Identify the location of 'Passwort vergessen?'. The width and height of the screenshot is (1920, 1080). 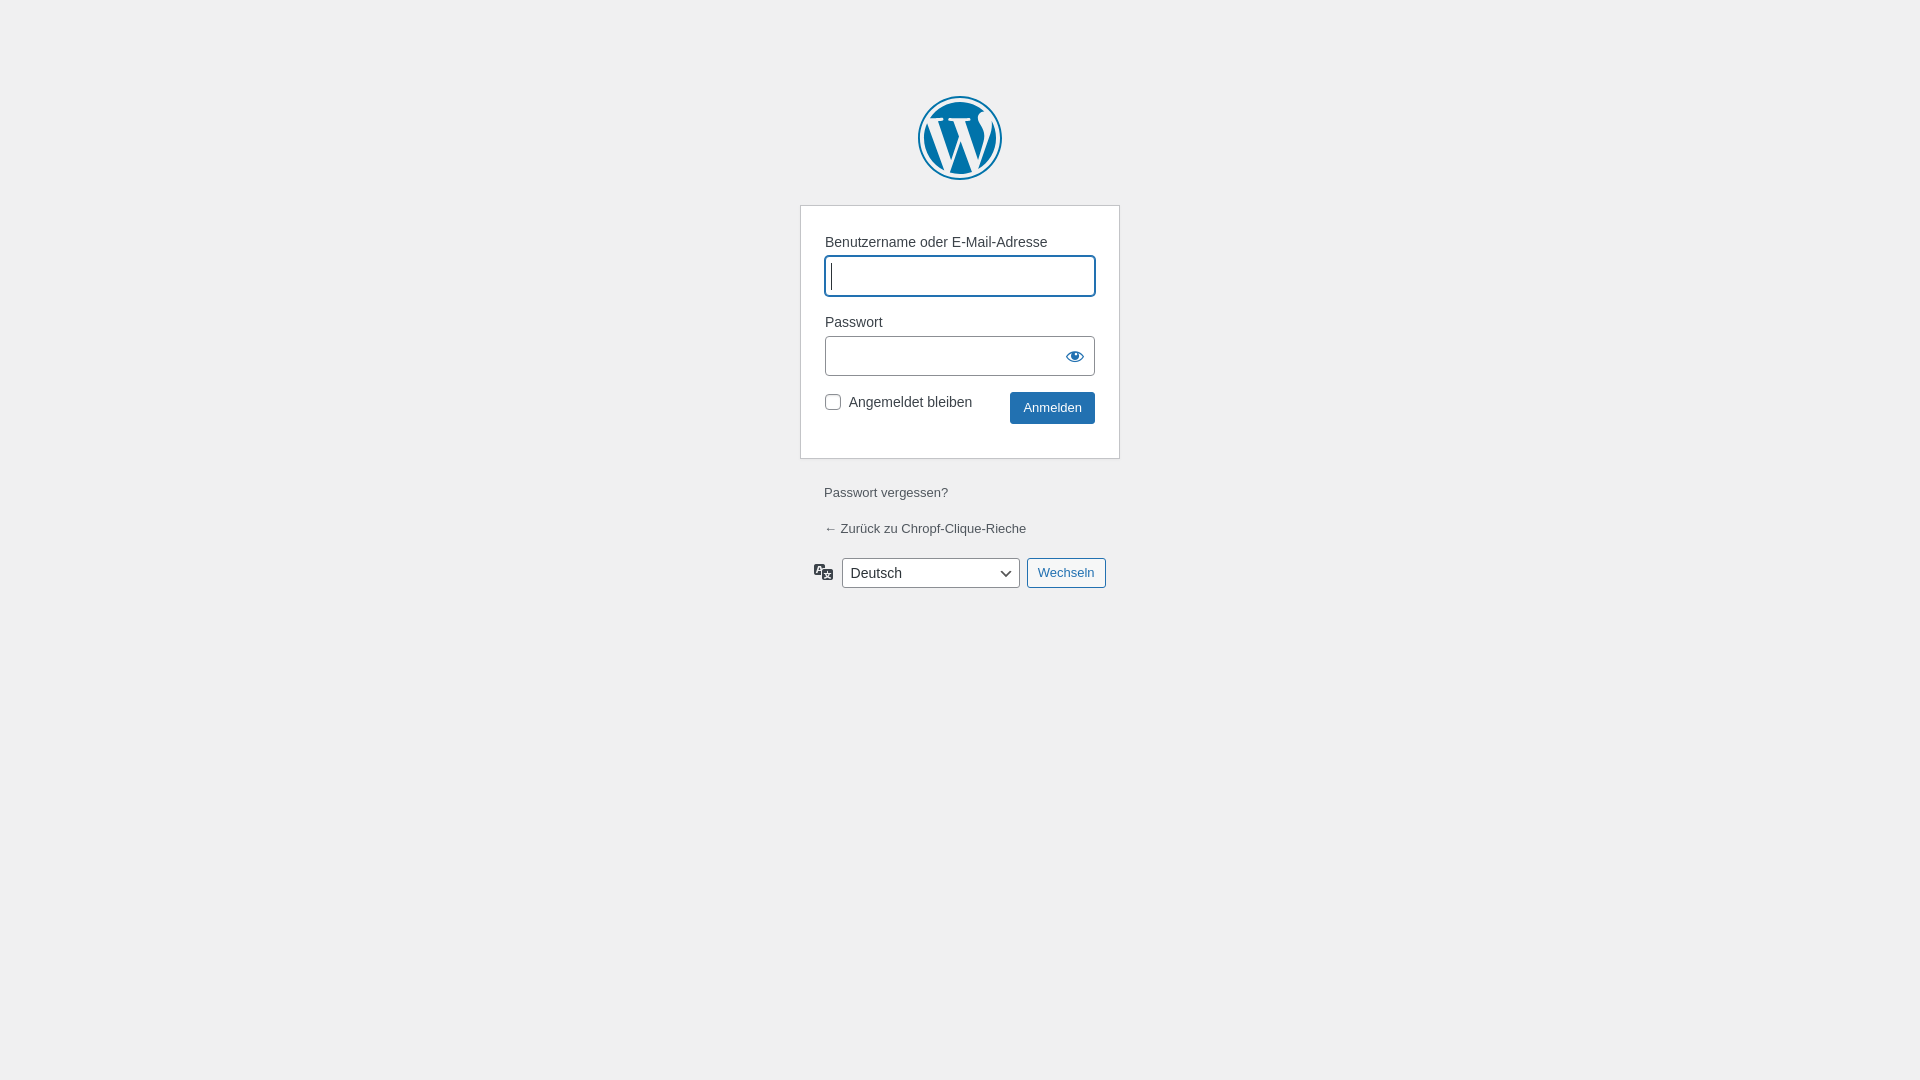
(885, 492).